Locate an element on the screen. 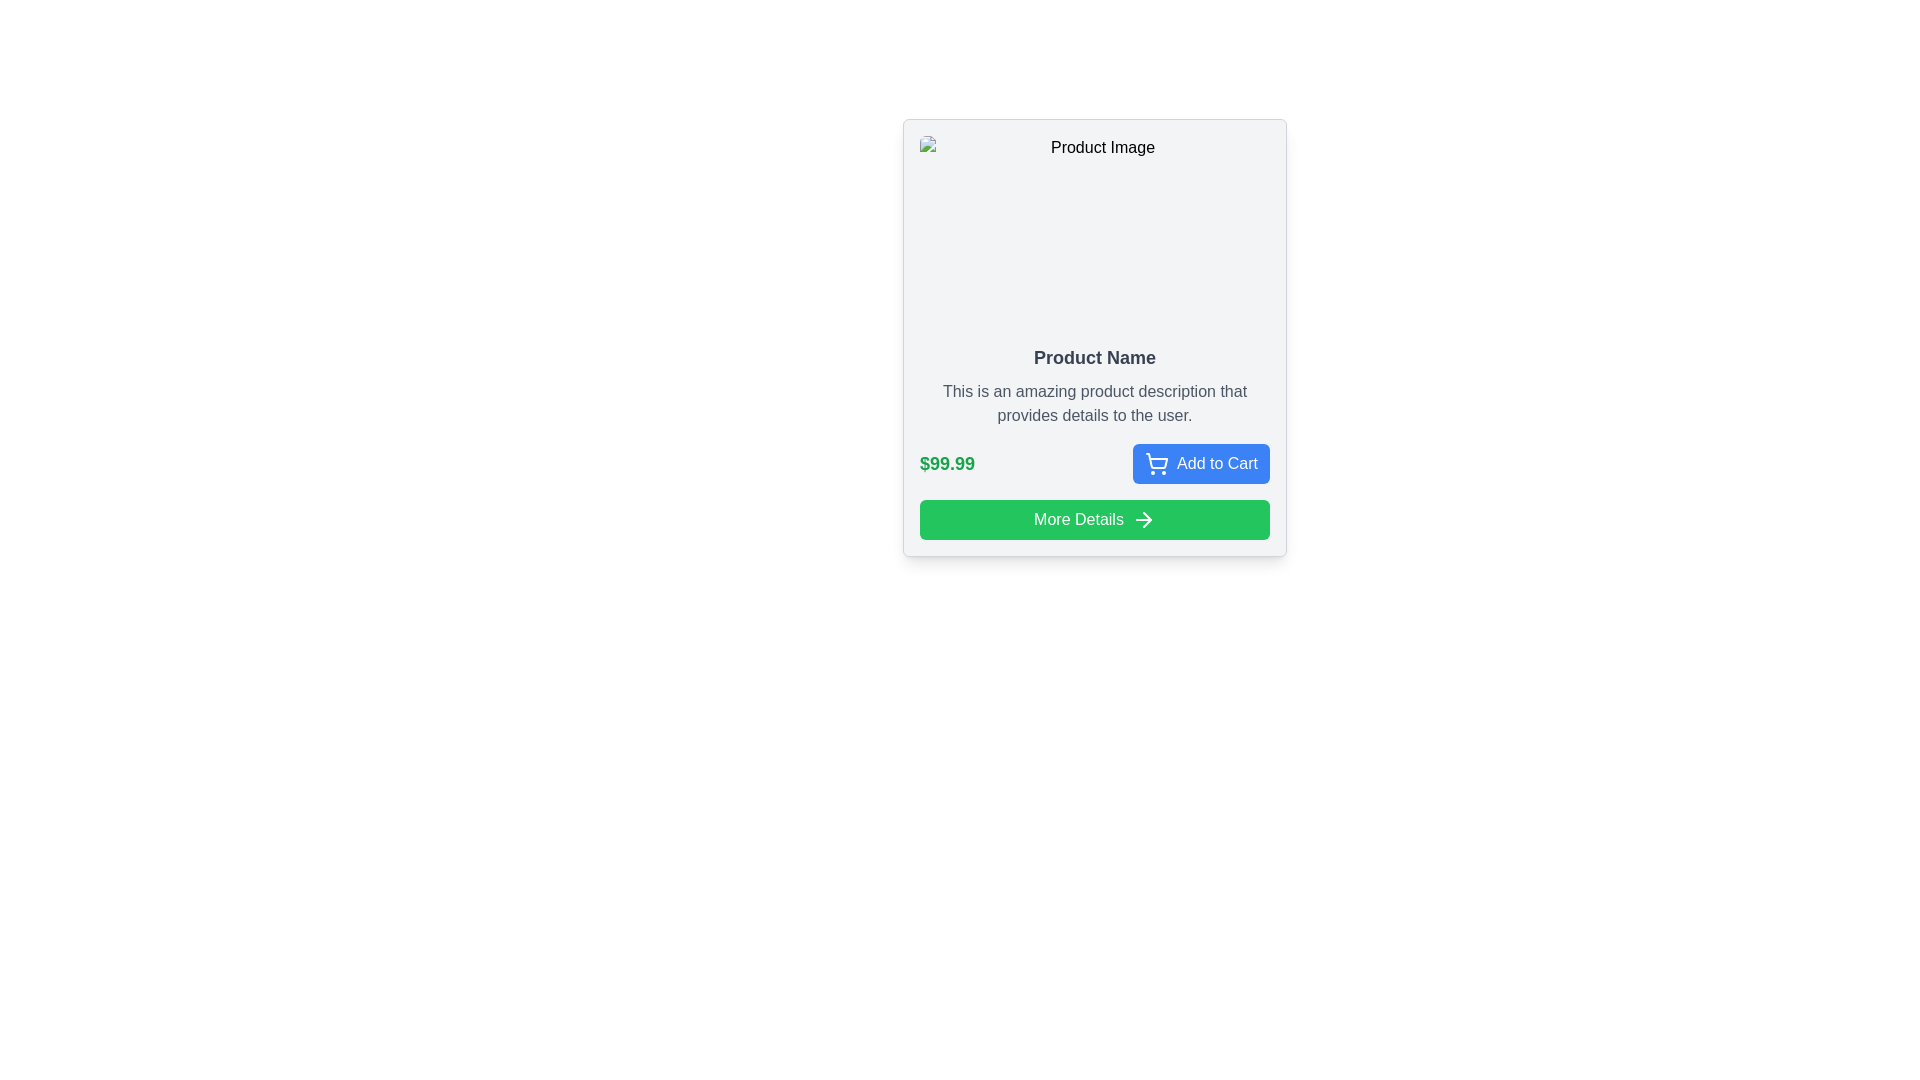 This screenshot has width=1920, height=1080. the rightward-pointing arrow icon with a green background, which is located on the far right within the 'More Details' button at the bottom of the product card is located at coordinates (1143, 519).